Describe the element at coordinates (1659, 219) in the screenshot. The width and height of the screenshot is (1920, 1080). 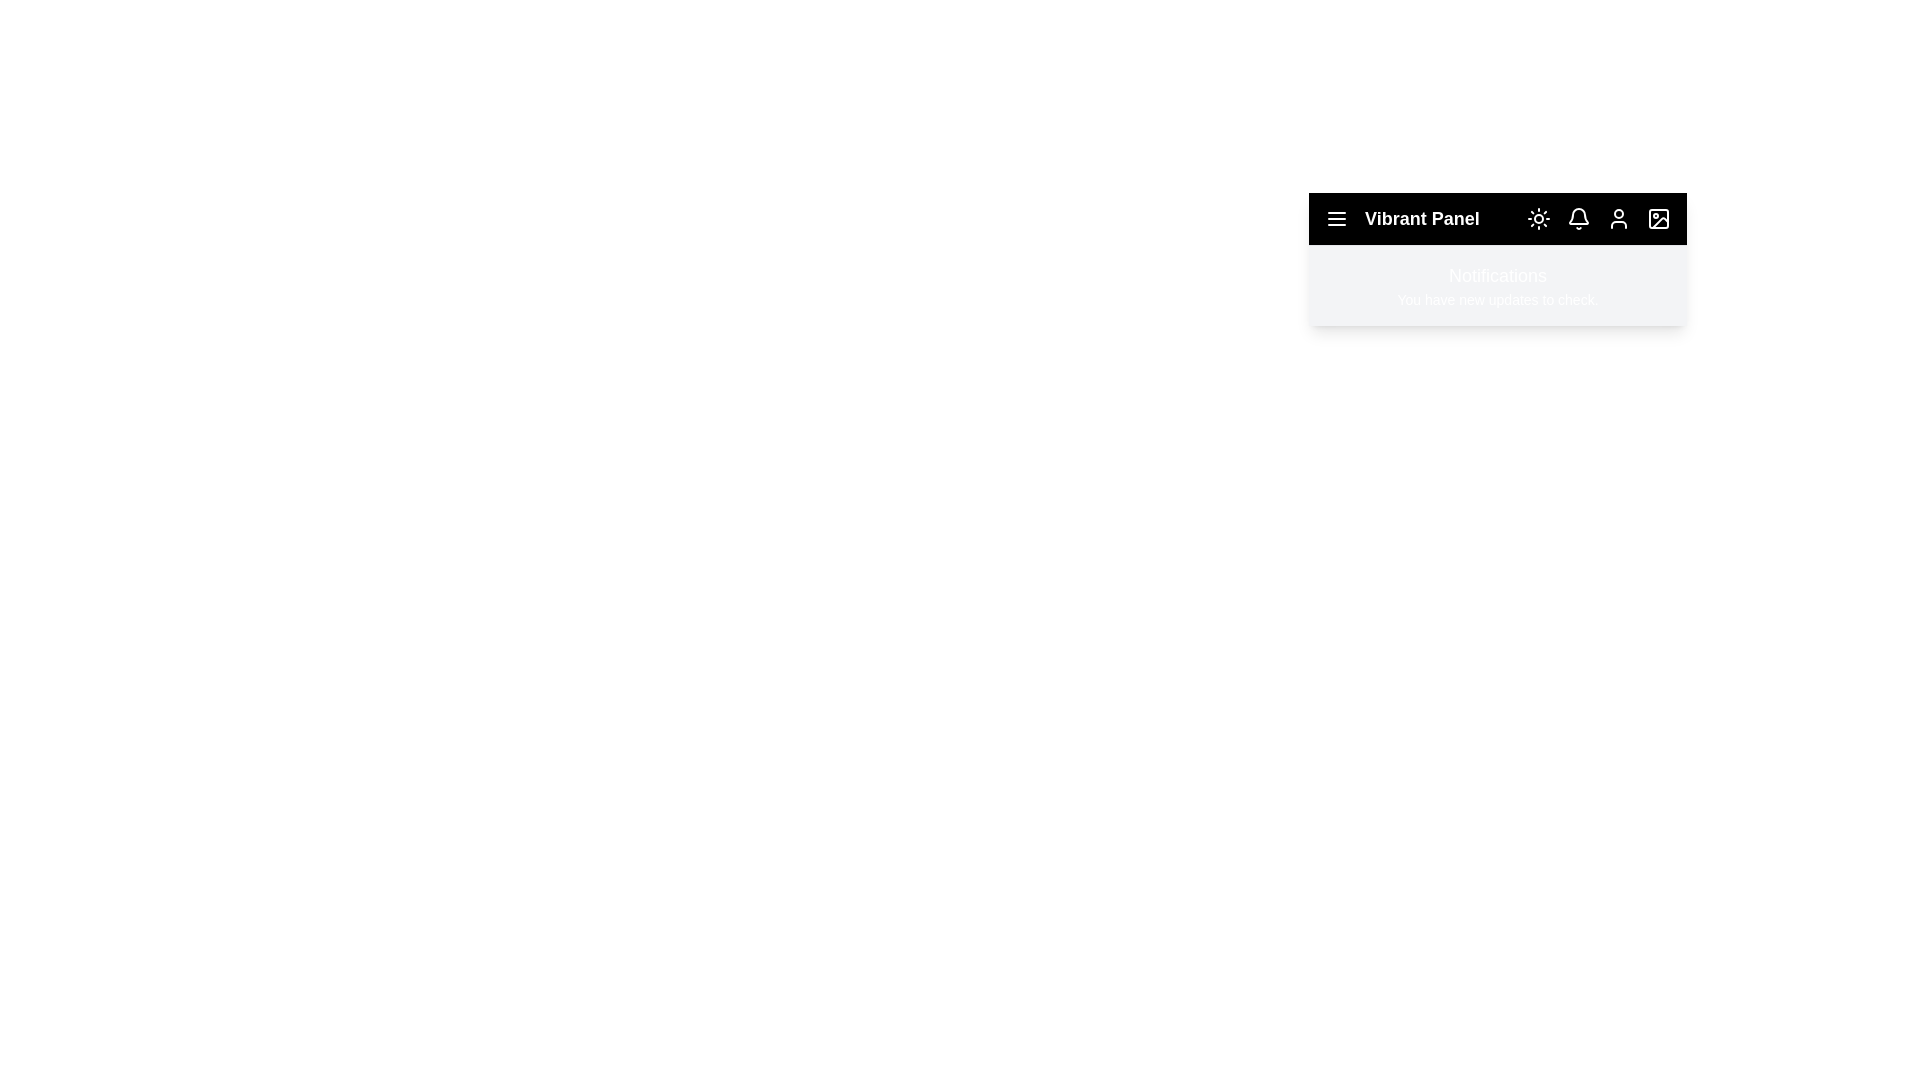
I see `the camera icon to access the camera feature` at that location.